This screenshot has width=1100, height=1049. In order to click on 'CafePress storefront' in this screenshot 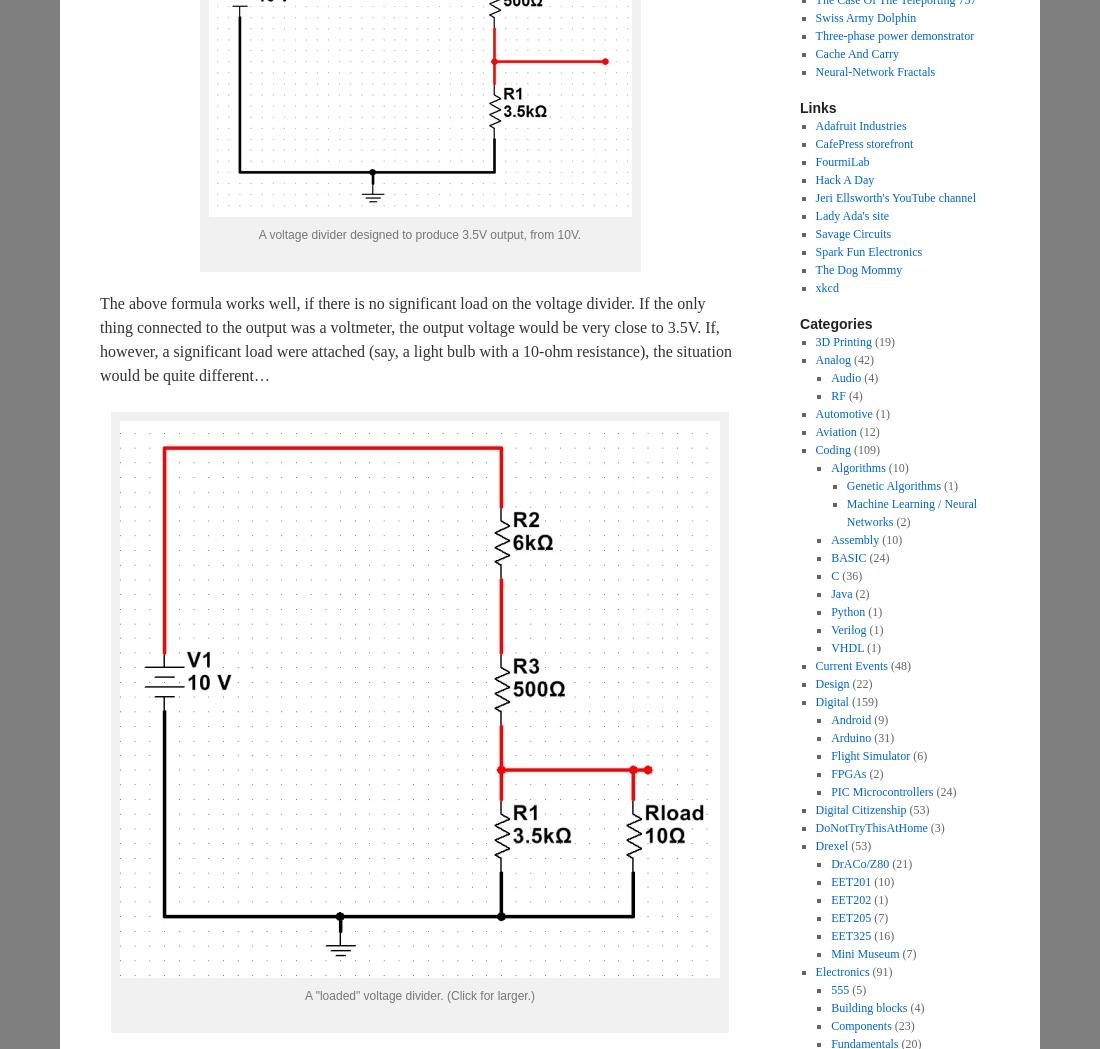, I will do `click(863, 144)`.